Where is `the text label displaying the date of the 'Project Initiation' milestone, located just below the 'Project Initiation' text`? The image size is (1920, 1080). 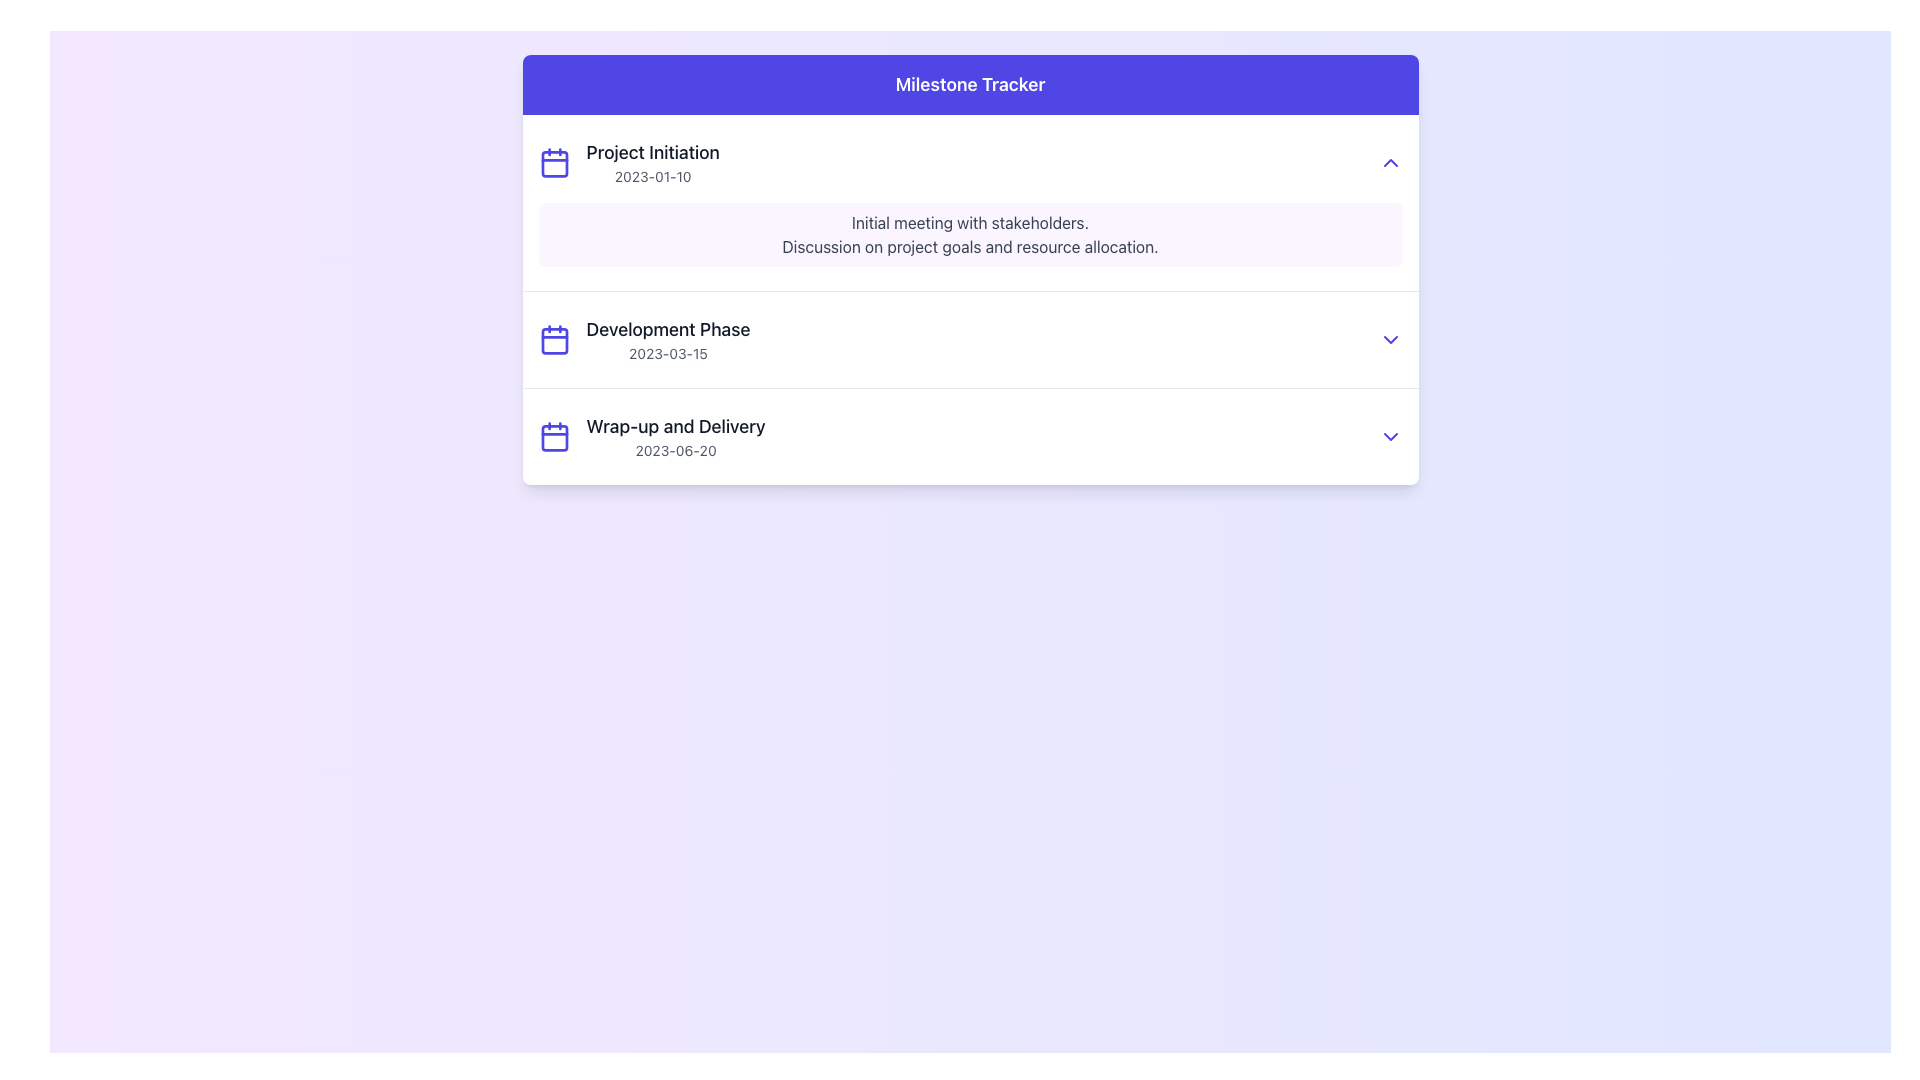 the text label displaying the date of the 'Project Initiation' milestone, located just below the 'Project Initiation' text is located at coordinates (653, 176).